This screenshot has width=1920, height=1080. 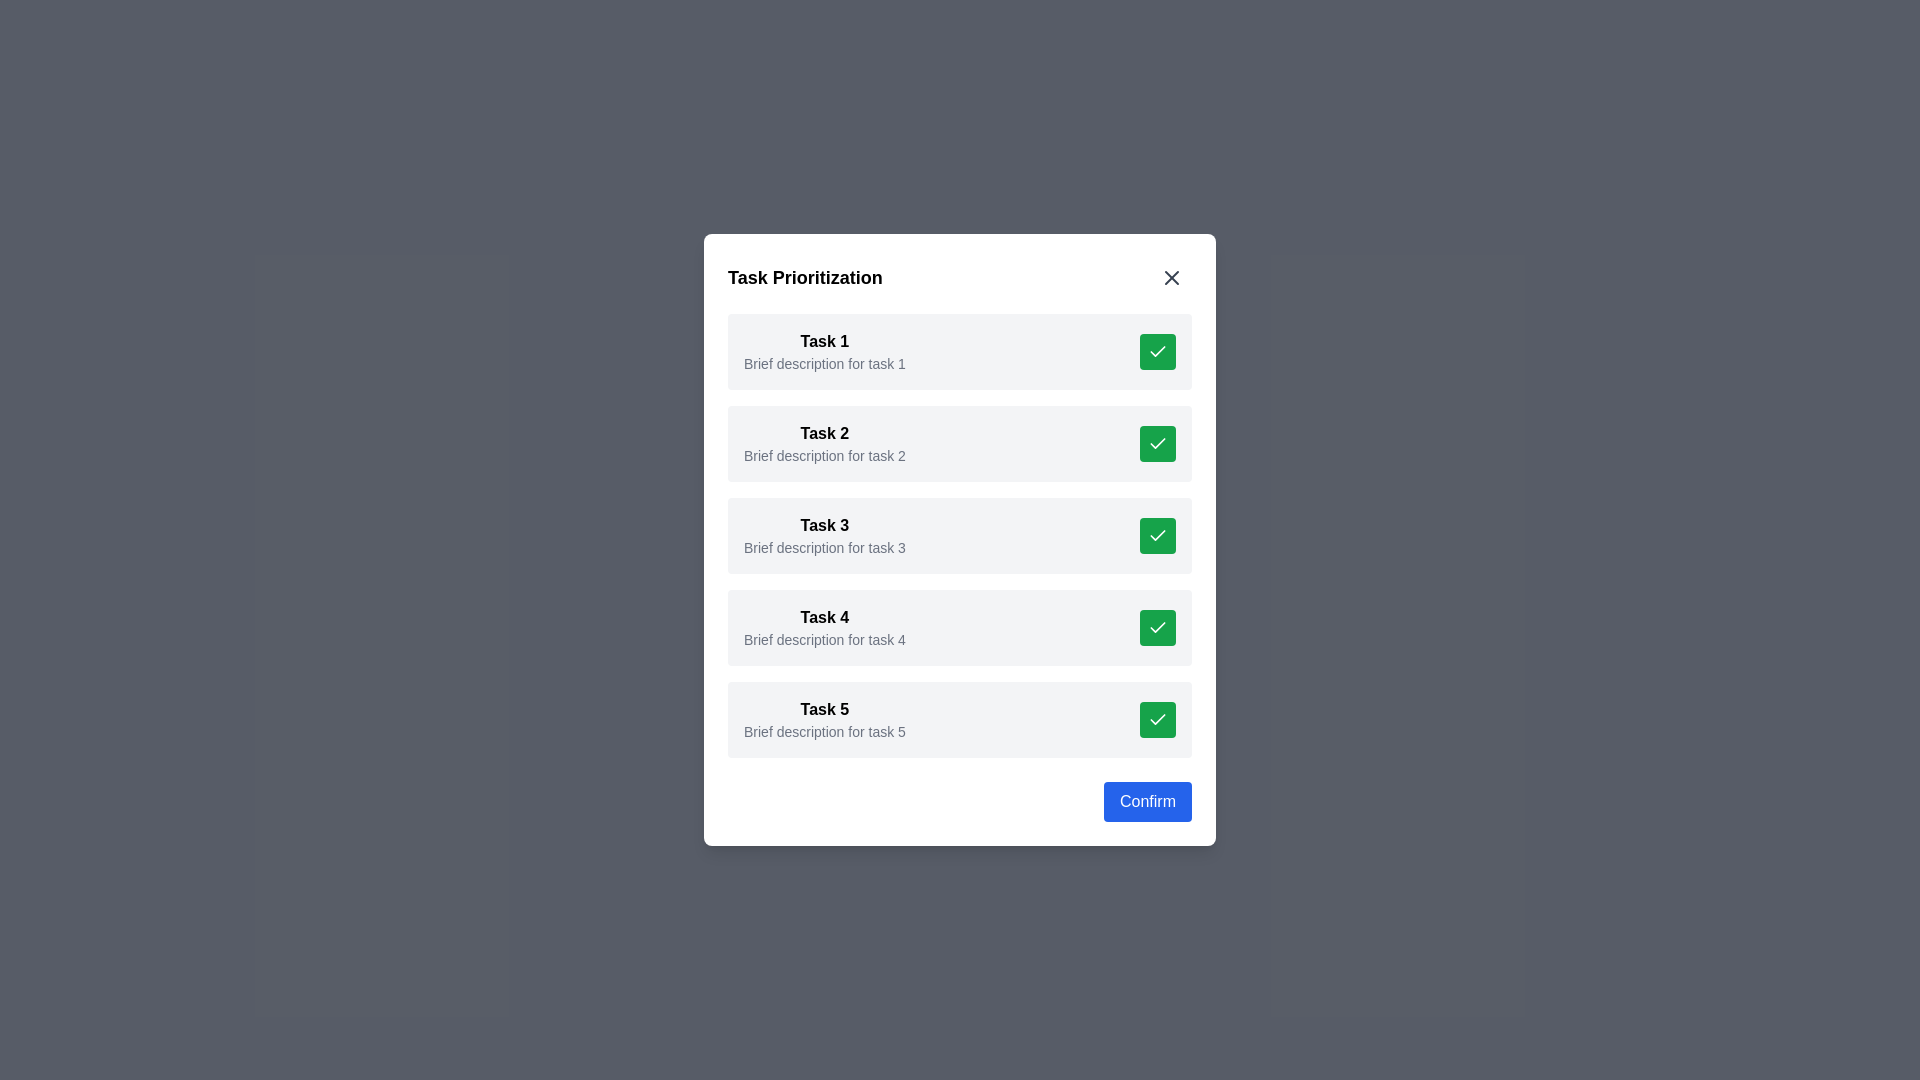 I want to click on the green, square-shaped button with rounded corners featuring a white checkmark icon, located in the row labeled 'Task 4', so click(x=1157, y=627).